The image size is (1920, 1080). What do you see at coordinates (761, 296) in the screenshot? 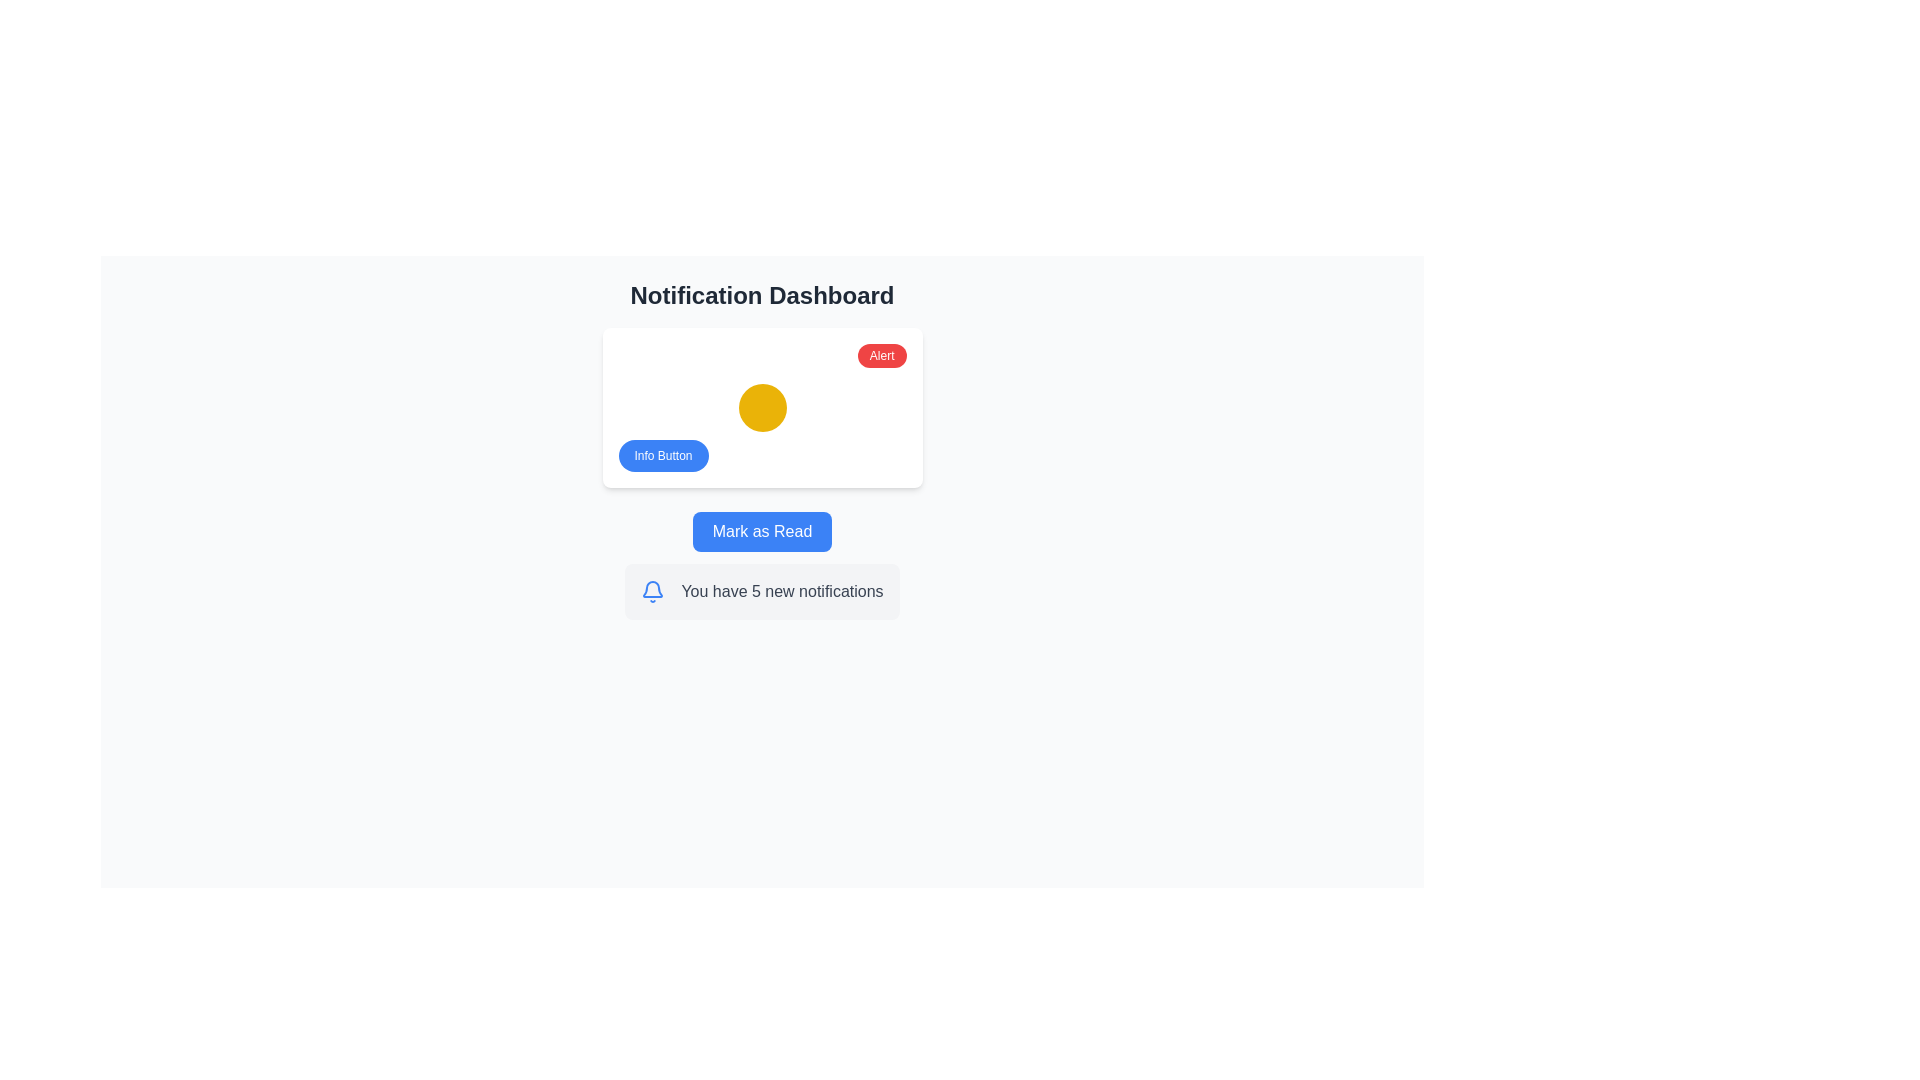
I see `the prominent textual header labeled 'Notification Dashboard' which is styled in bold and large dark gray font, located at the top-center of the interface` at bounding box center [761, 296].